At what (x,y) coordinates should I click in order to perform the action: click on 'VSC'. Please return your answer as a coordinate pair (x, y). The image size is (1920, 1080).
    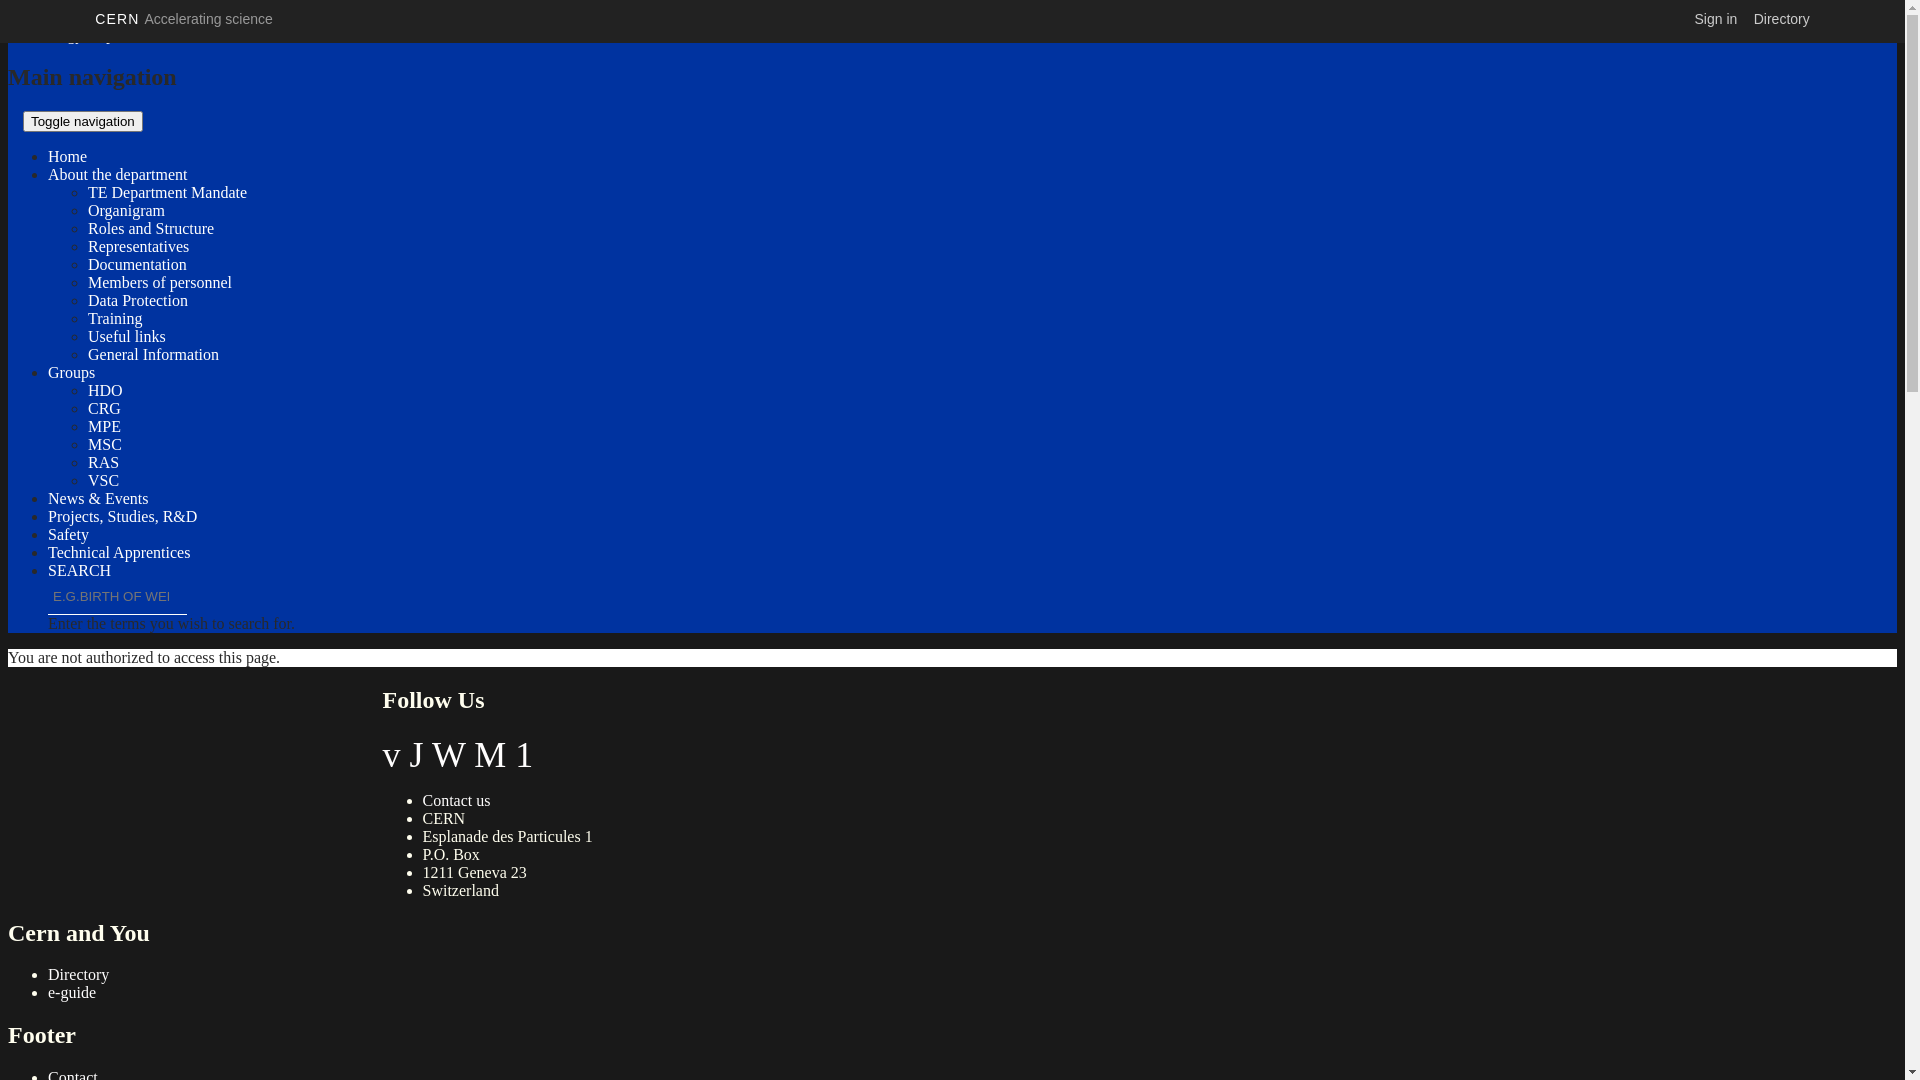
    Looking at the image, I should click on (102, 480).